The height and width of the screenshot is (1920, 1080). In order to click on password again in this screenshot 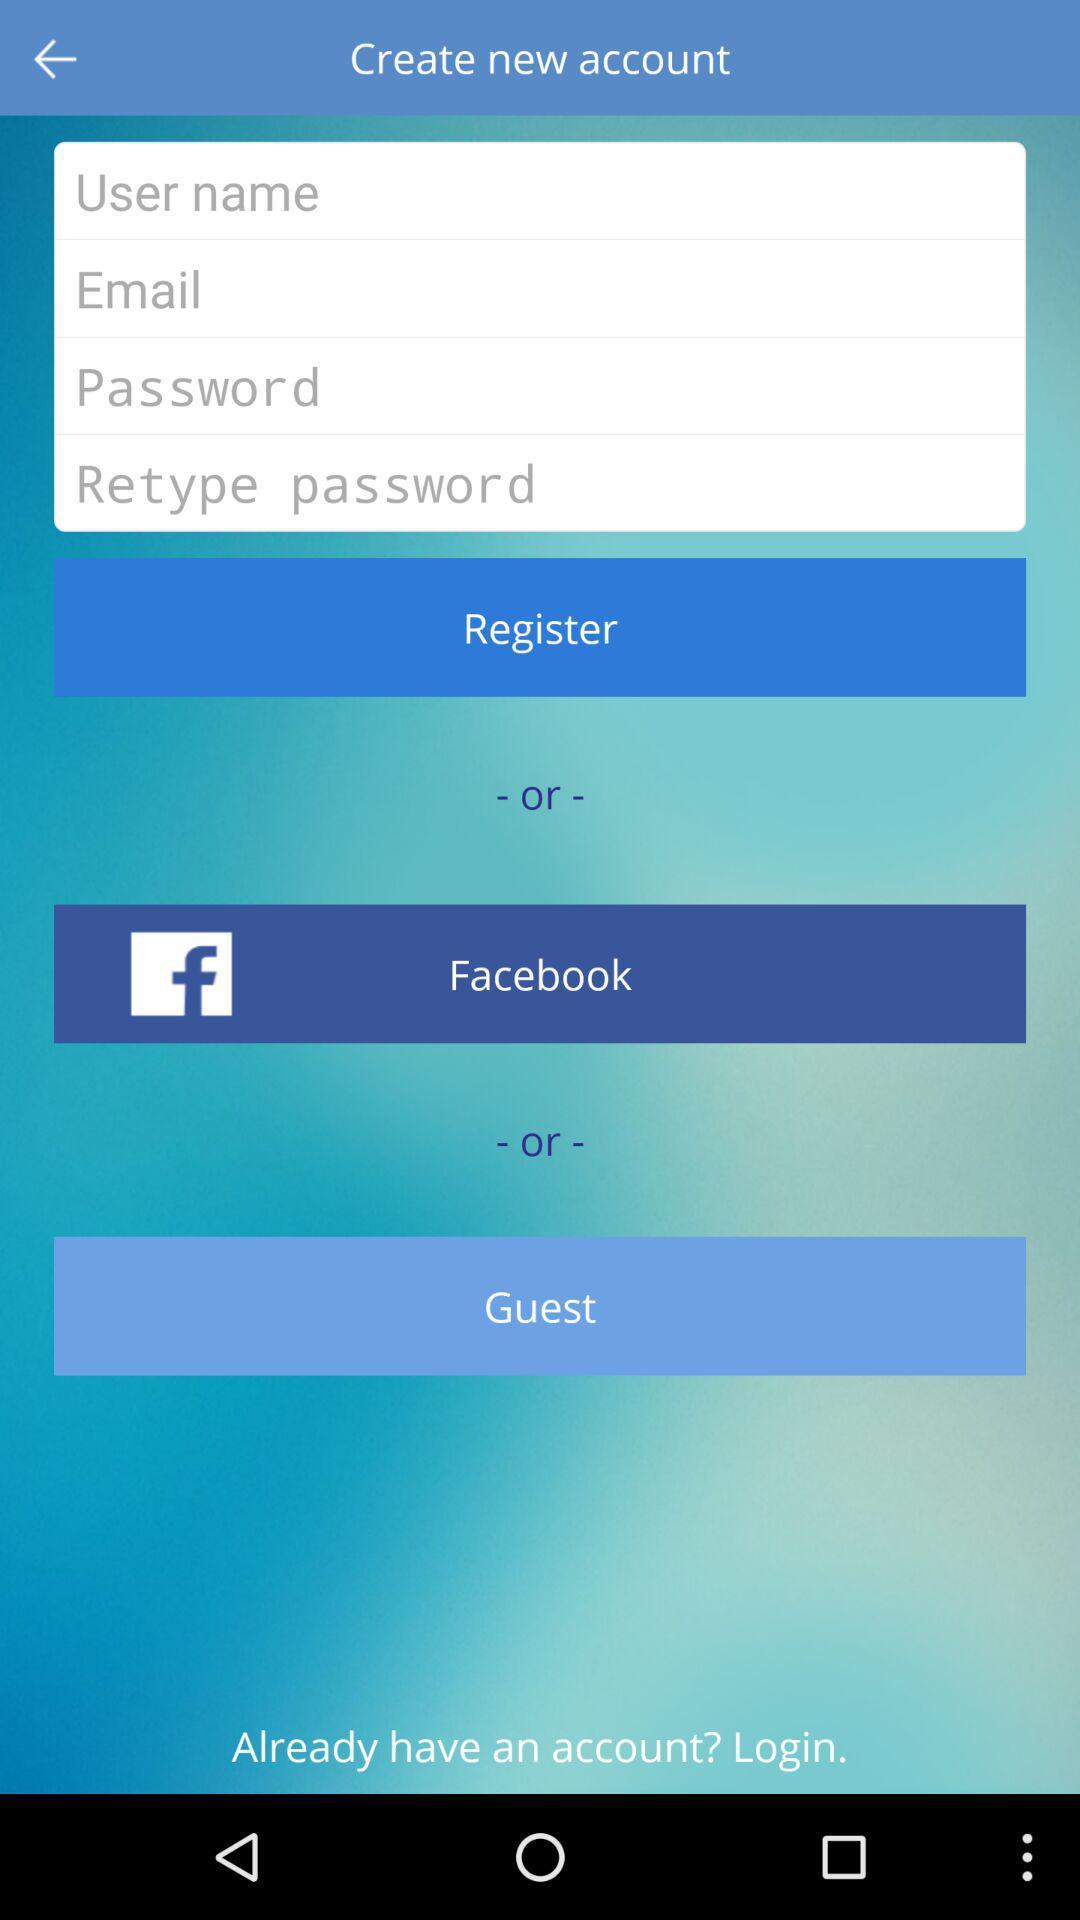, I will do `click(540, 483)`.